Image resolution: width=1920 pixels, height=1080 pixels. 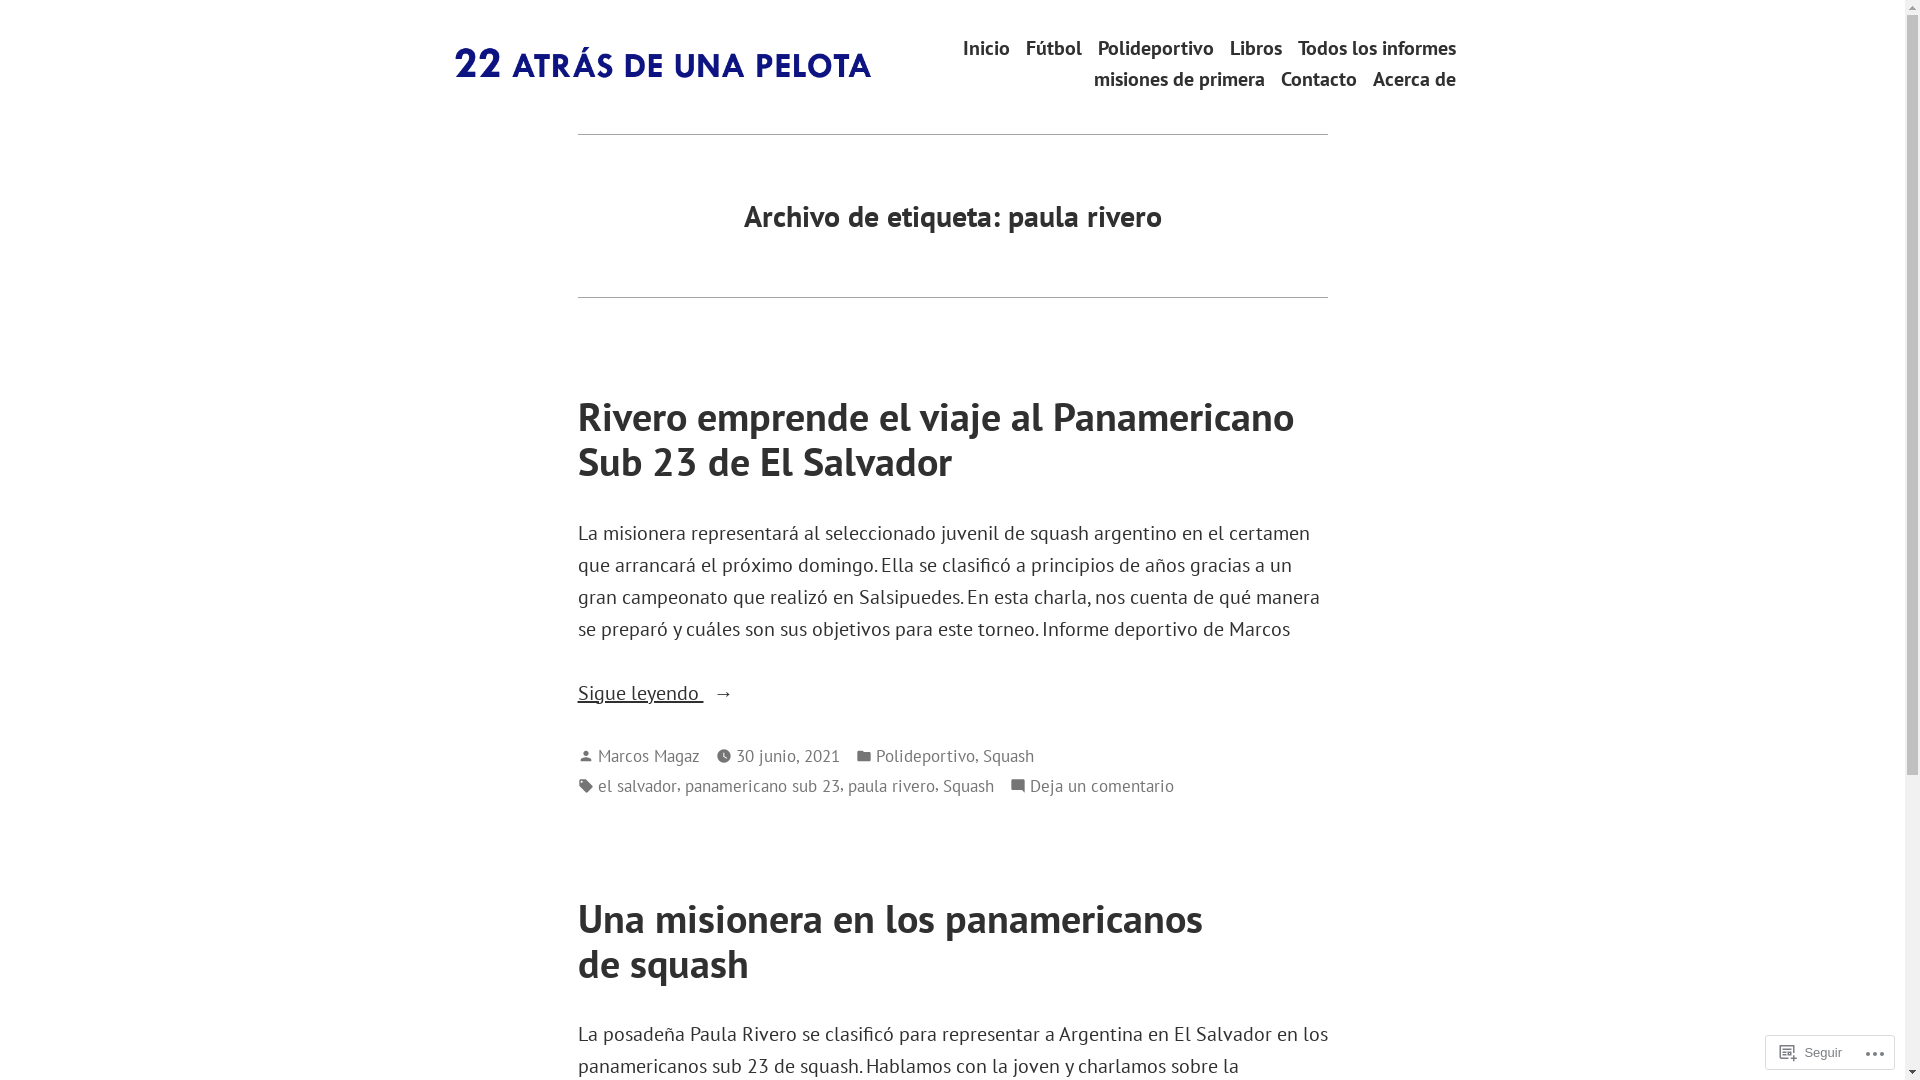 I want to click on 'Inicio', so click(x=985, y=46).